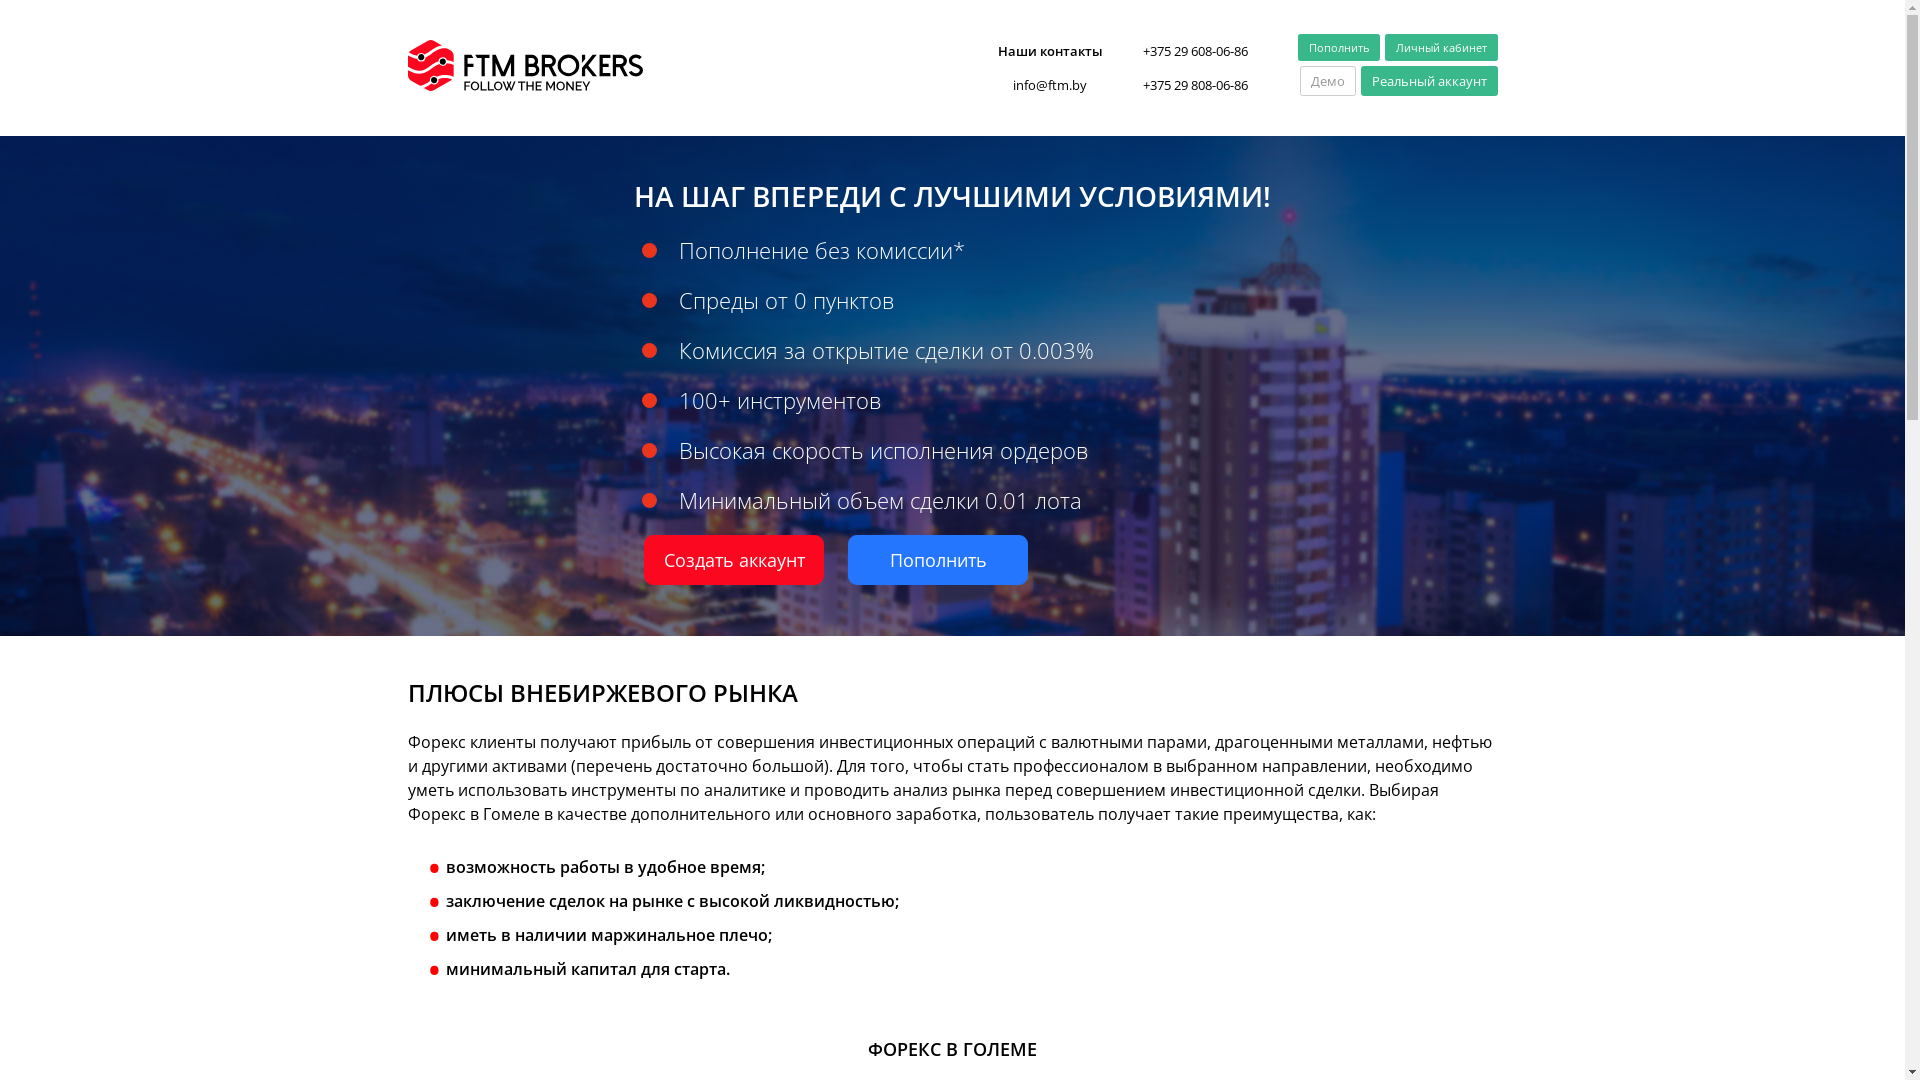 The width and height of the screenshot is (1920, 1080). I want to click on '+375 29 808-06-86', so click(1194, 83).